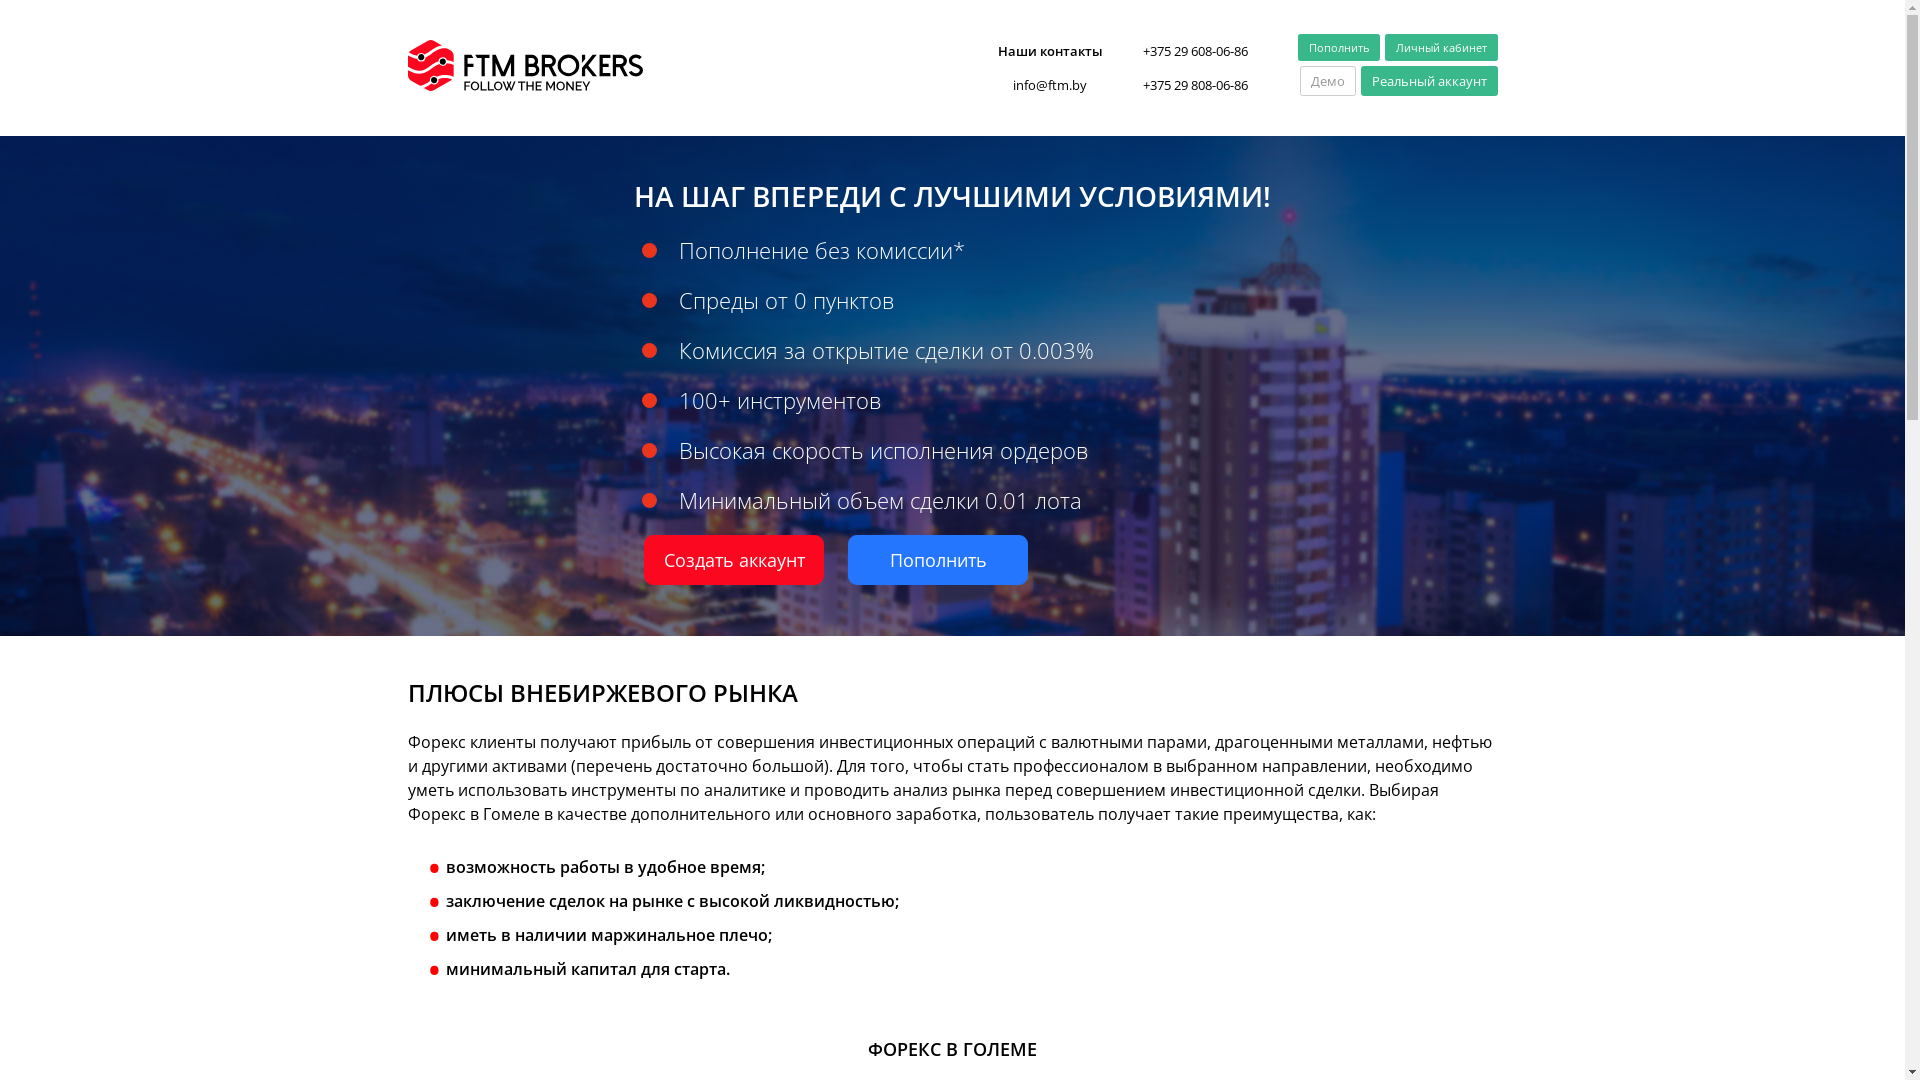 The width and height of the screenshot is (1920, 1080). I want to click on '+375 29 808-06-86', so click(1194, 83).